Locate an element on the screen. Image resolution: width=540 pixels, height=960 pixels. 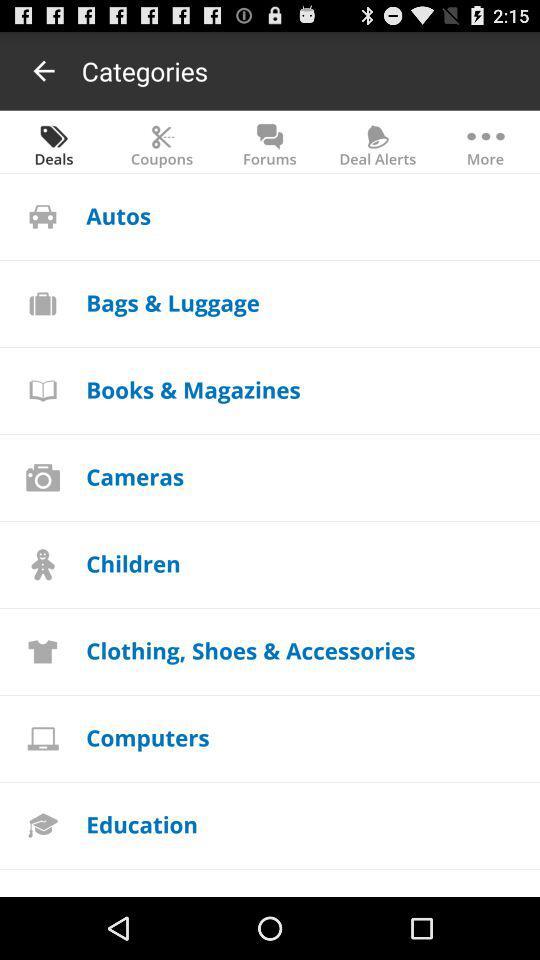
go back is located at coordinates (44, 70).